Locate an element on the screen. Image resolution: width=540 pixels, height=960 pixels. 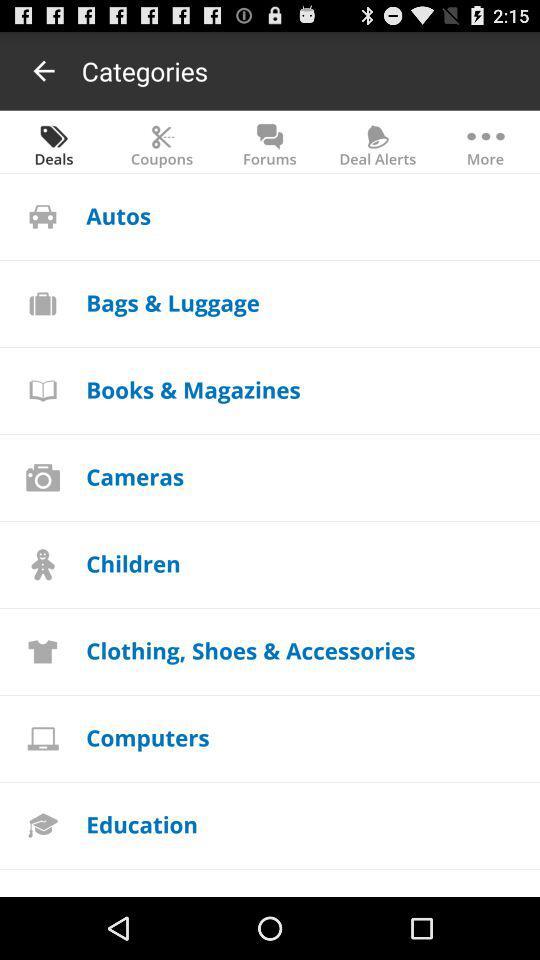
go back is located at coordinates (44, 70).